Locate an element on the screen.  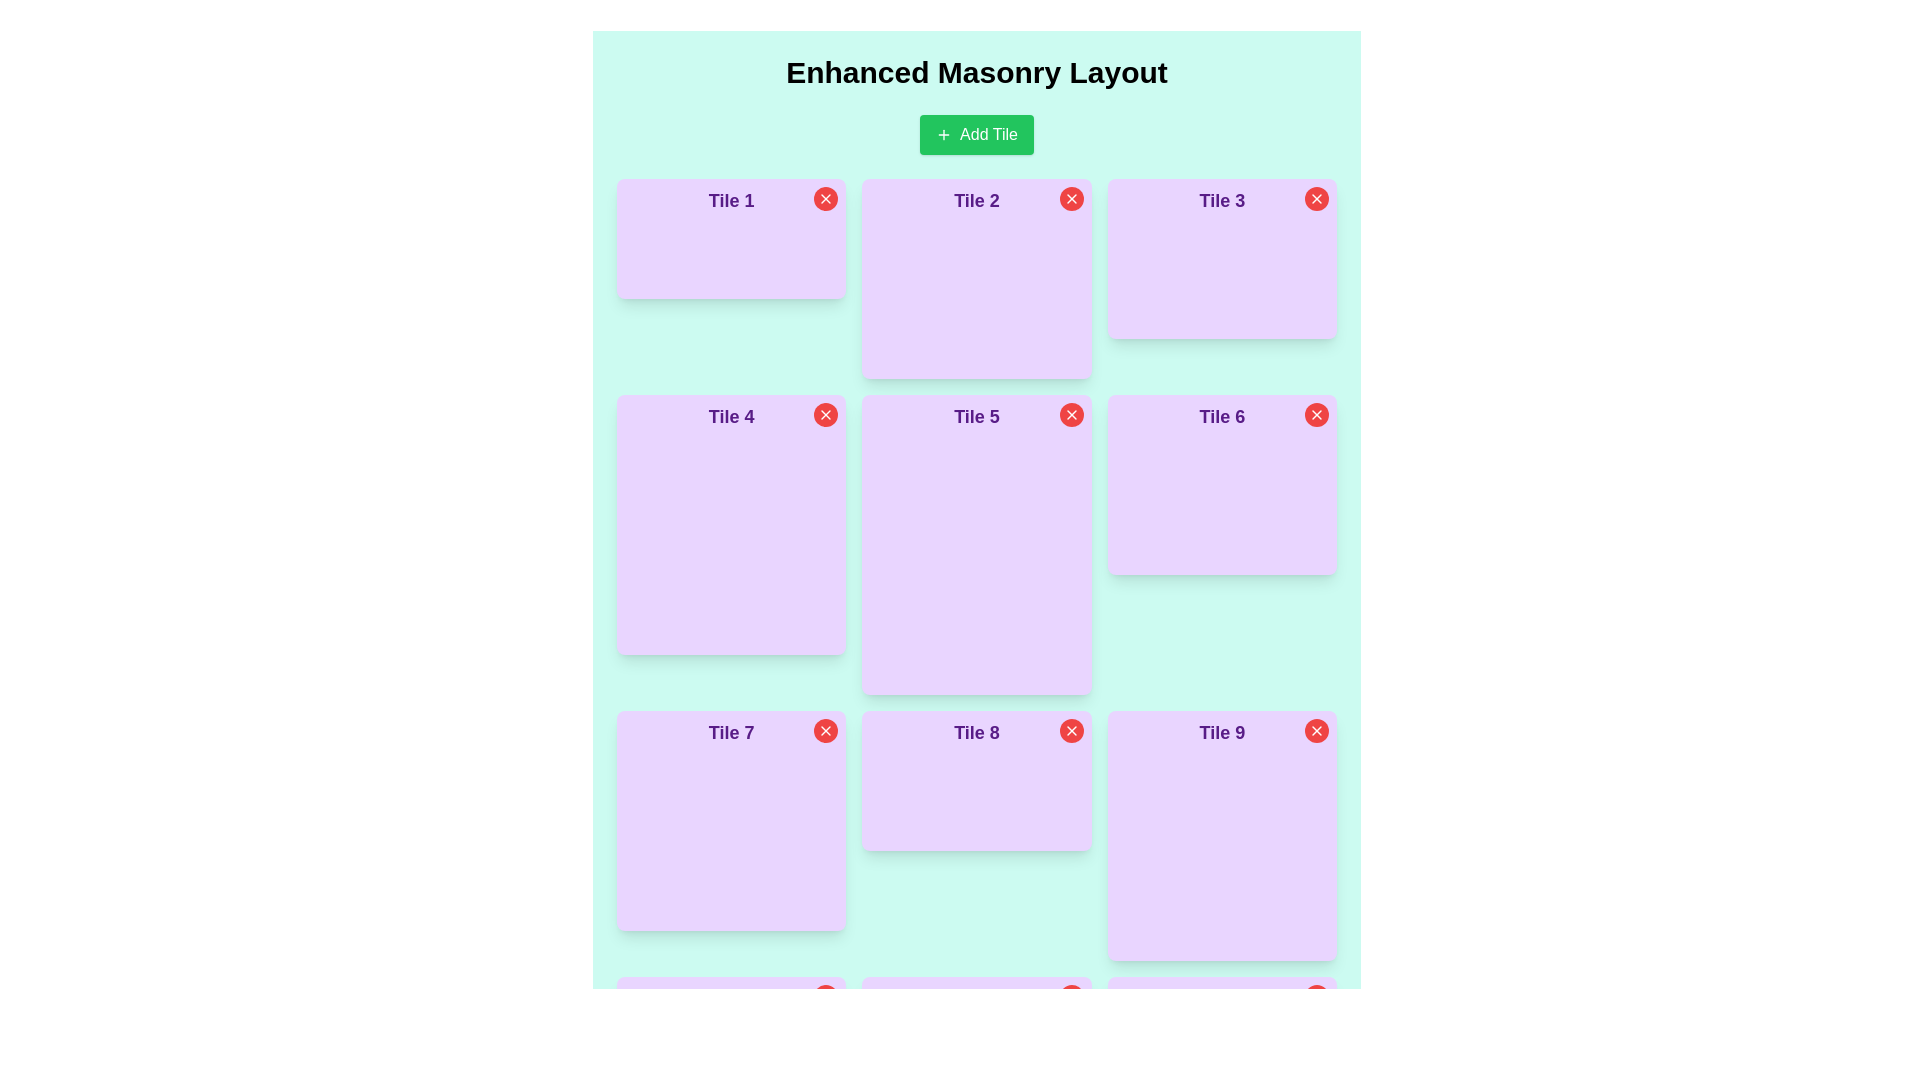
the sixth tile in the grid layout is located at coordinates (1221, 485).